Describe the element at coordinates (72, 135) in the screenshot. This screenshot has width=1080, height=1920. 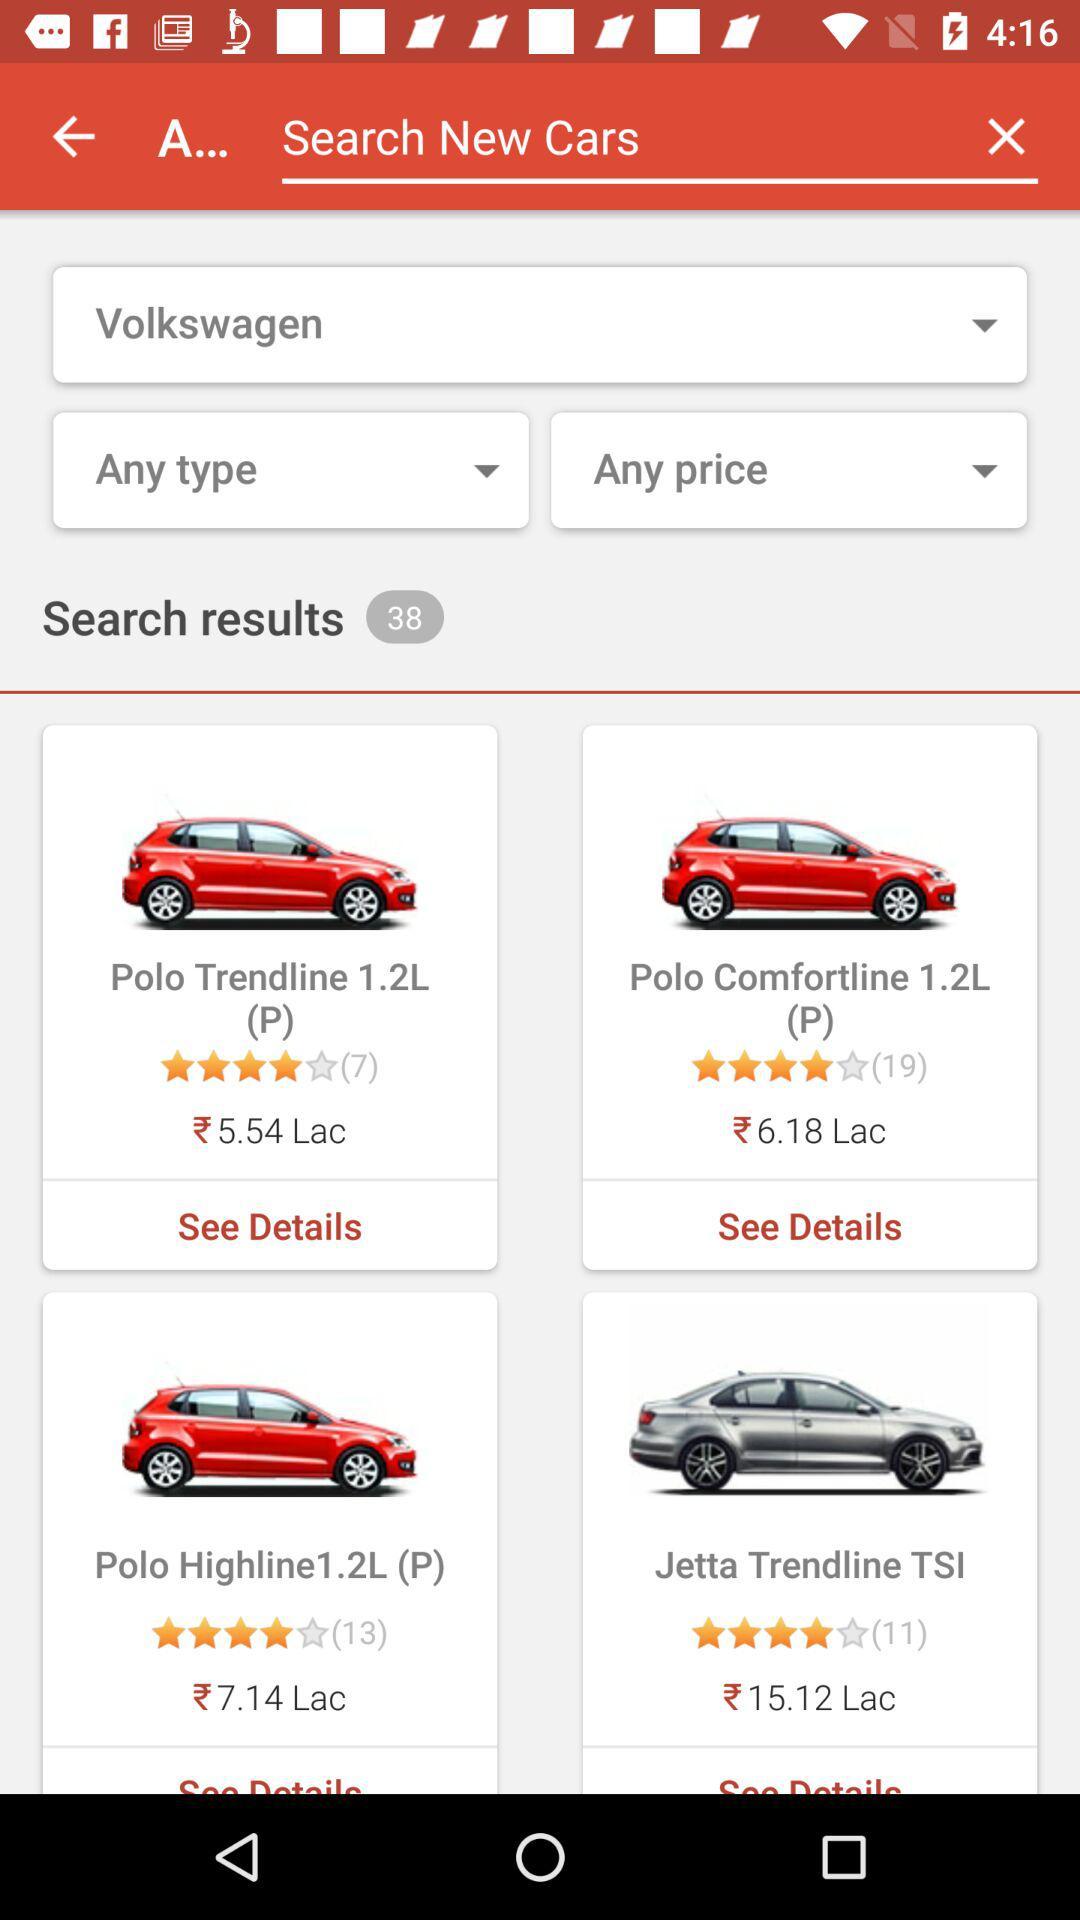
I see `item to the left of autoportal` at that location.